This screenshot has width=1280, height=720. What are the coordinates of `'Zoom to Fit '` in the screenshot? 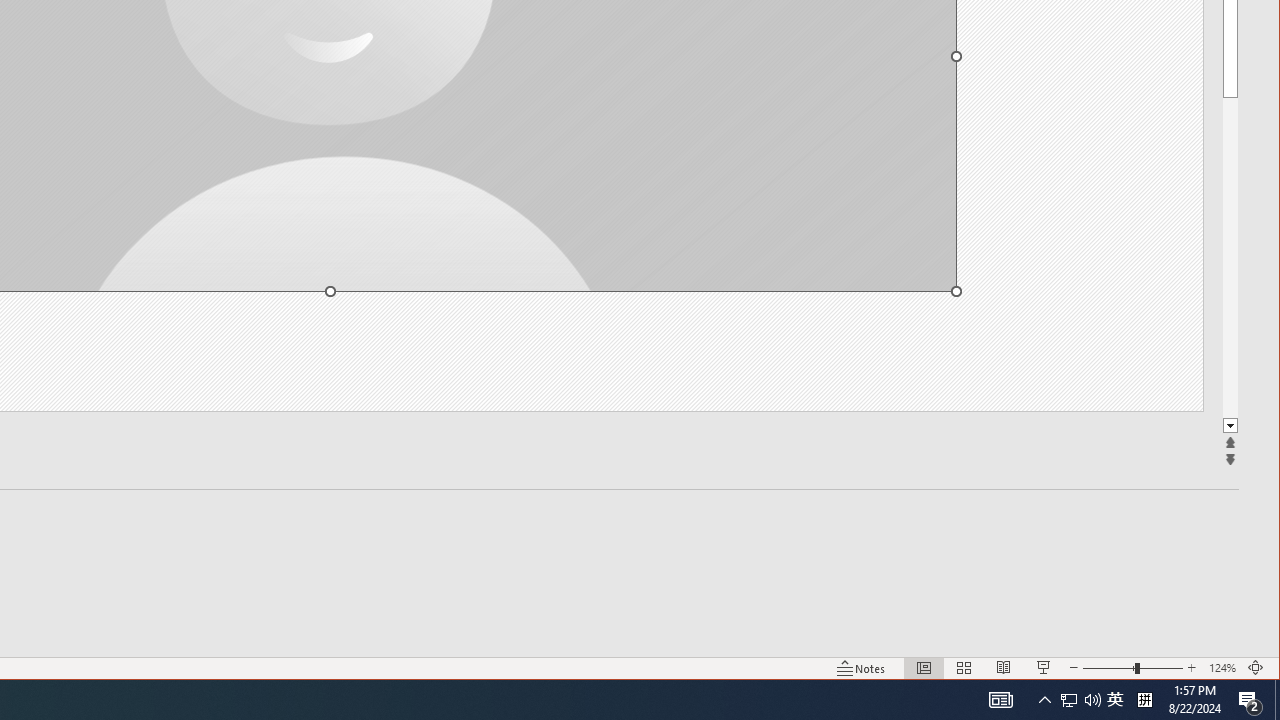 It's located at (1255, 668).